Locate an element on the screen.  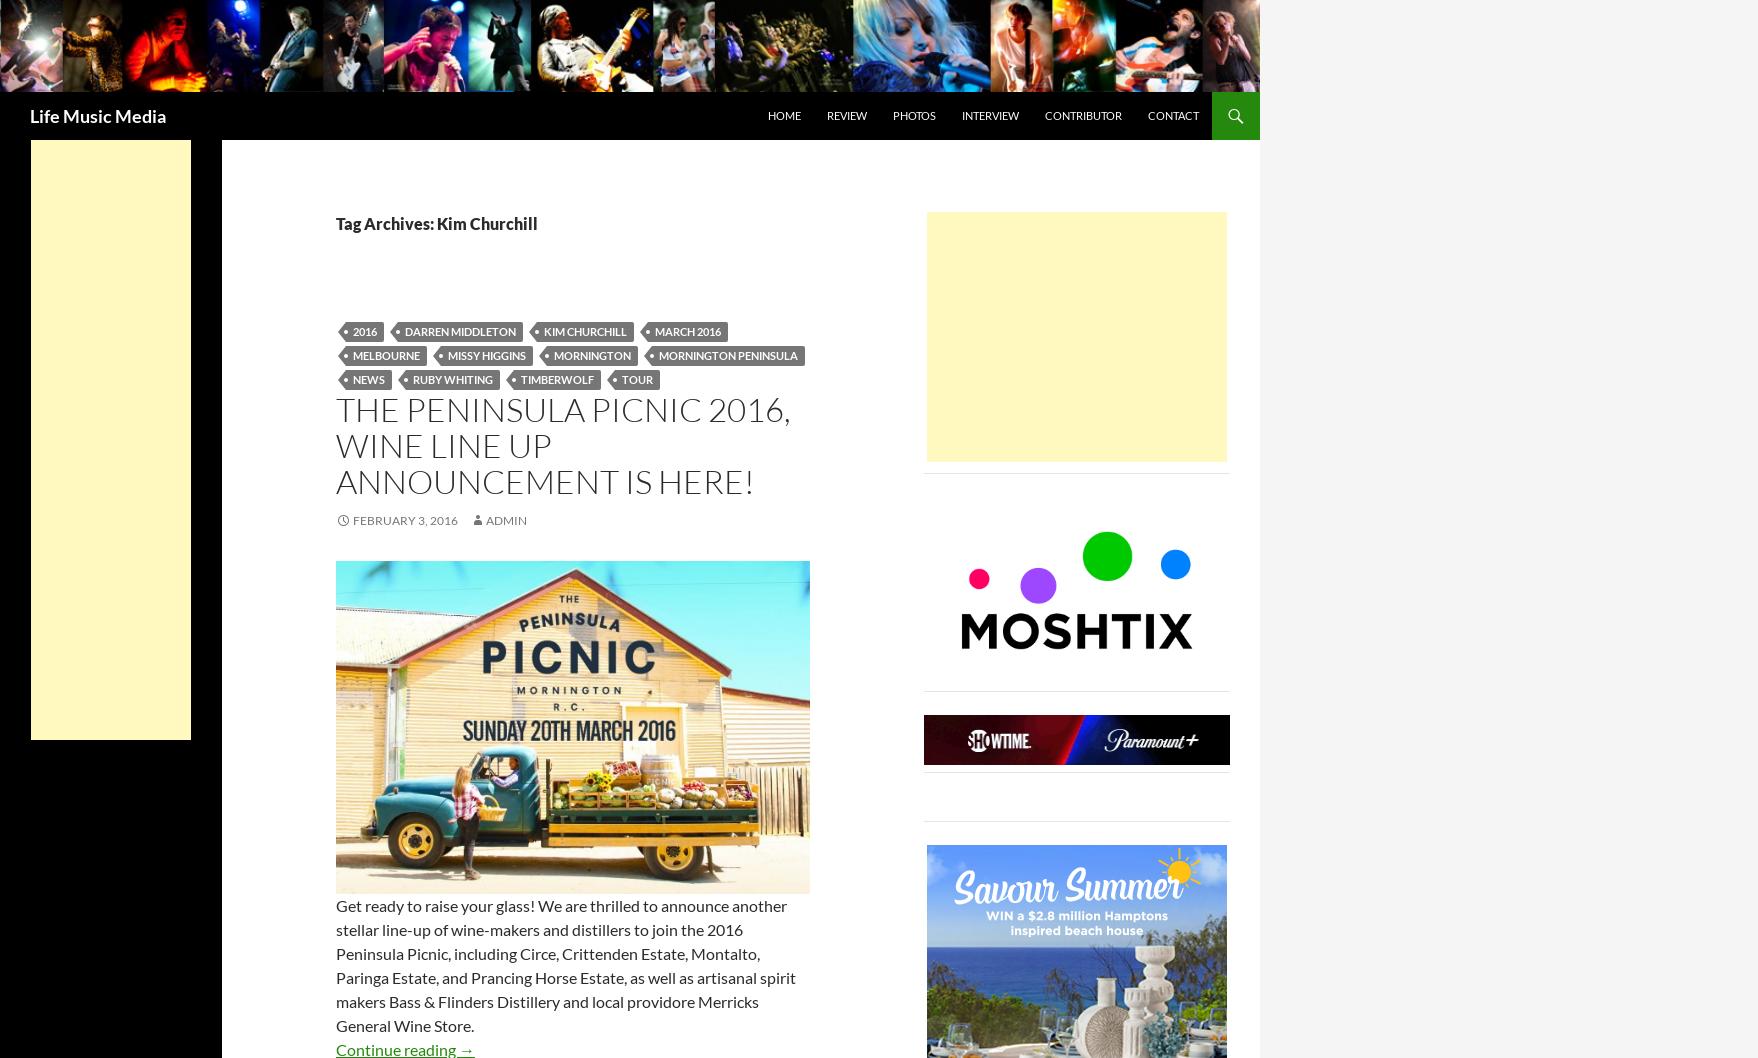
'Missy Higgins' is located at coordinates (485, 354).